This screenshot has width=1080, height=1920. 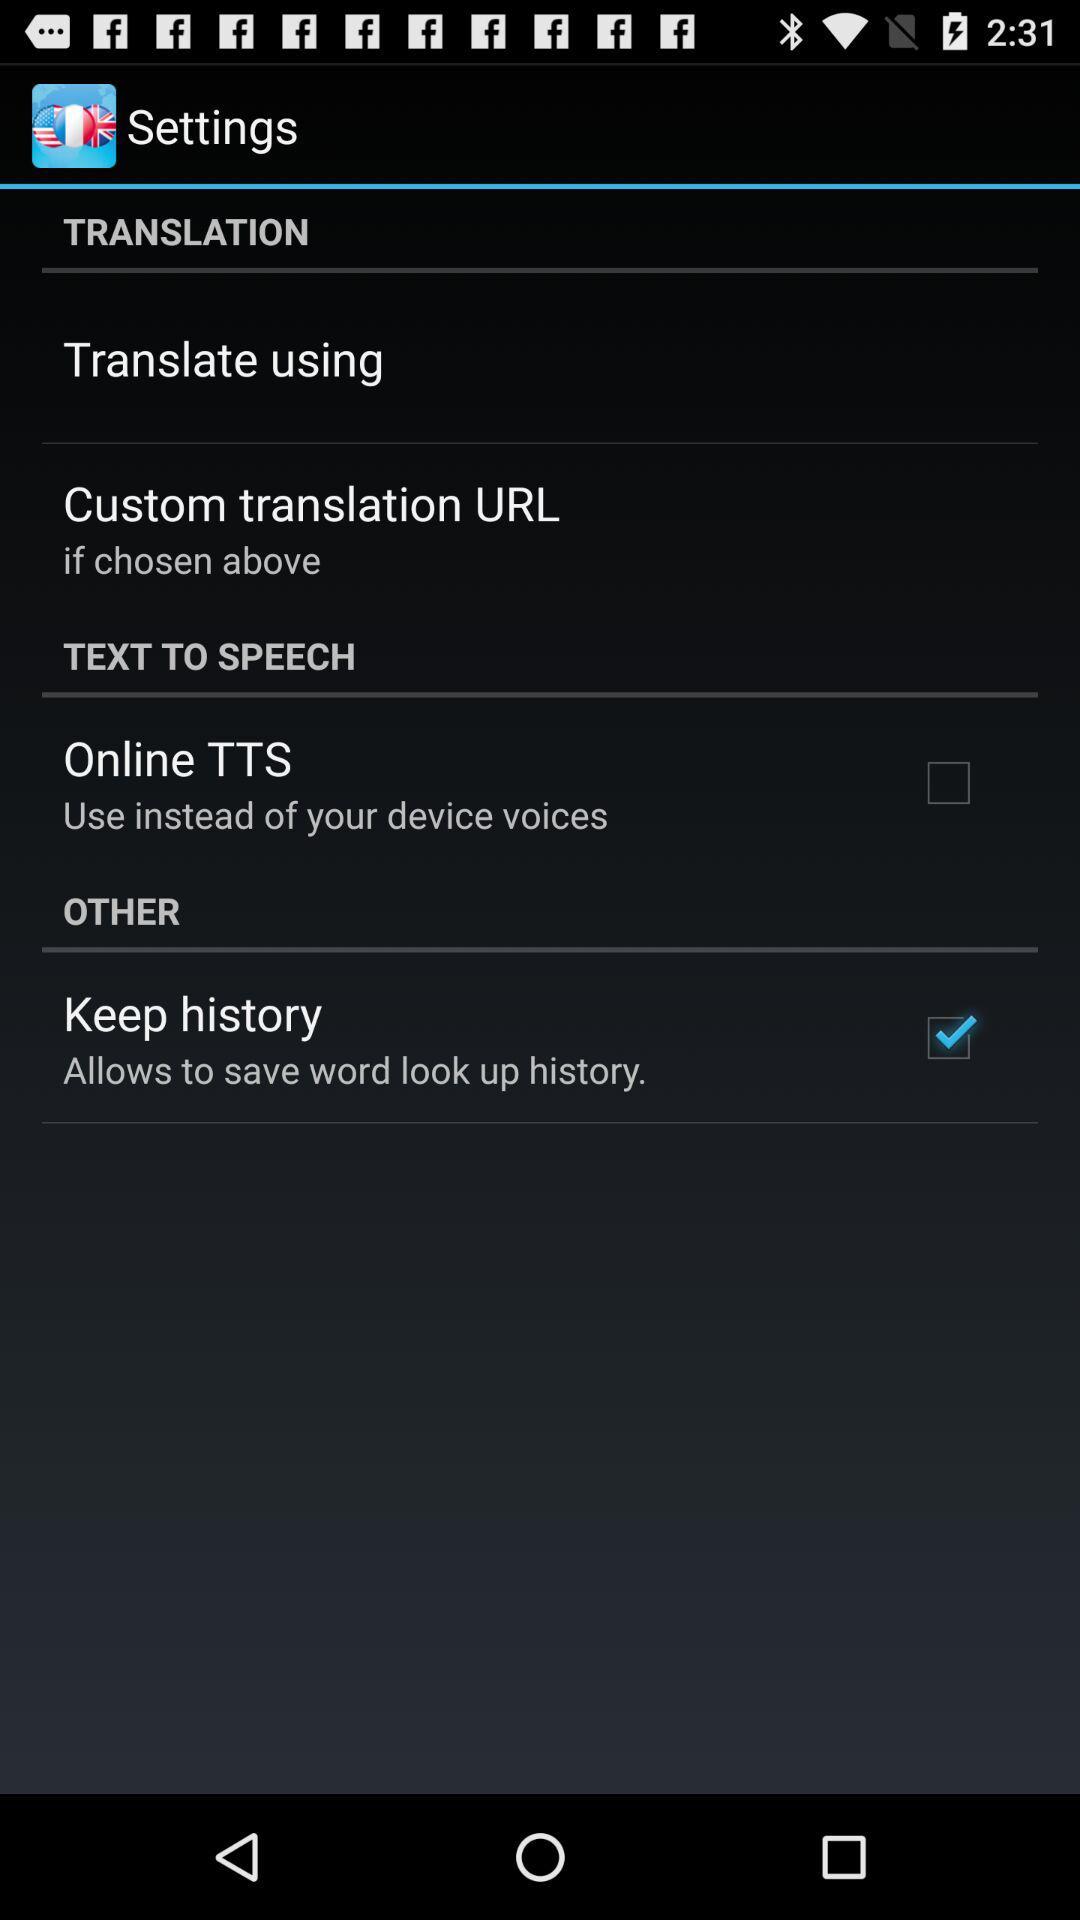 I want to click on the allows to save item, so click(x=354, y=1068).